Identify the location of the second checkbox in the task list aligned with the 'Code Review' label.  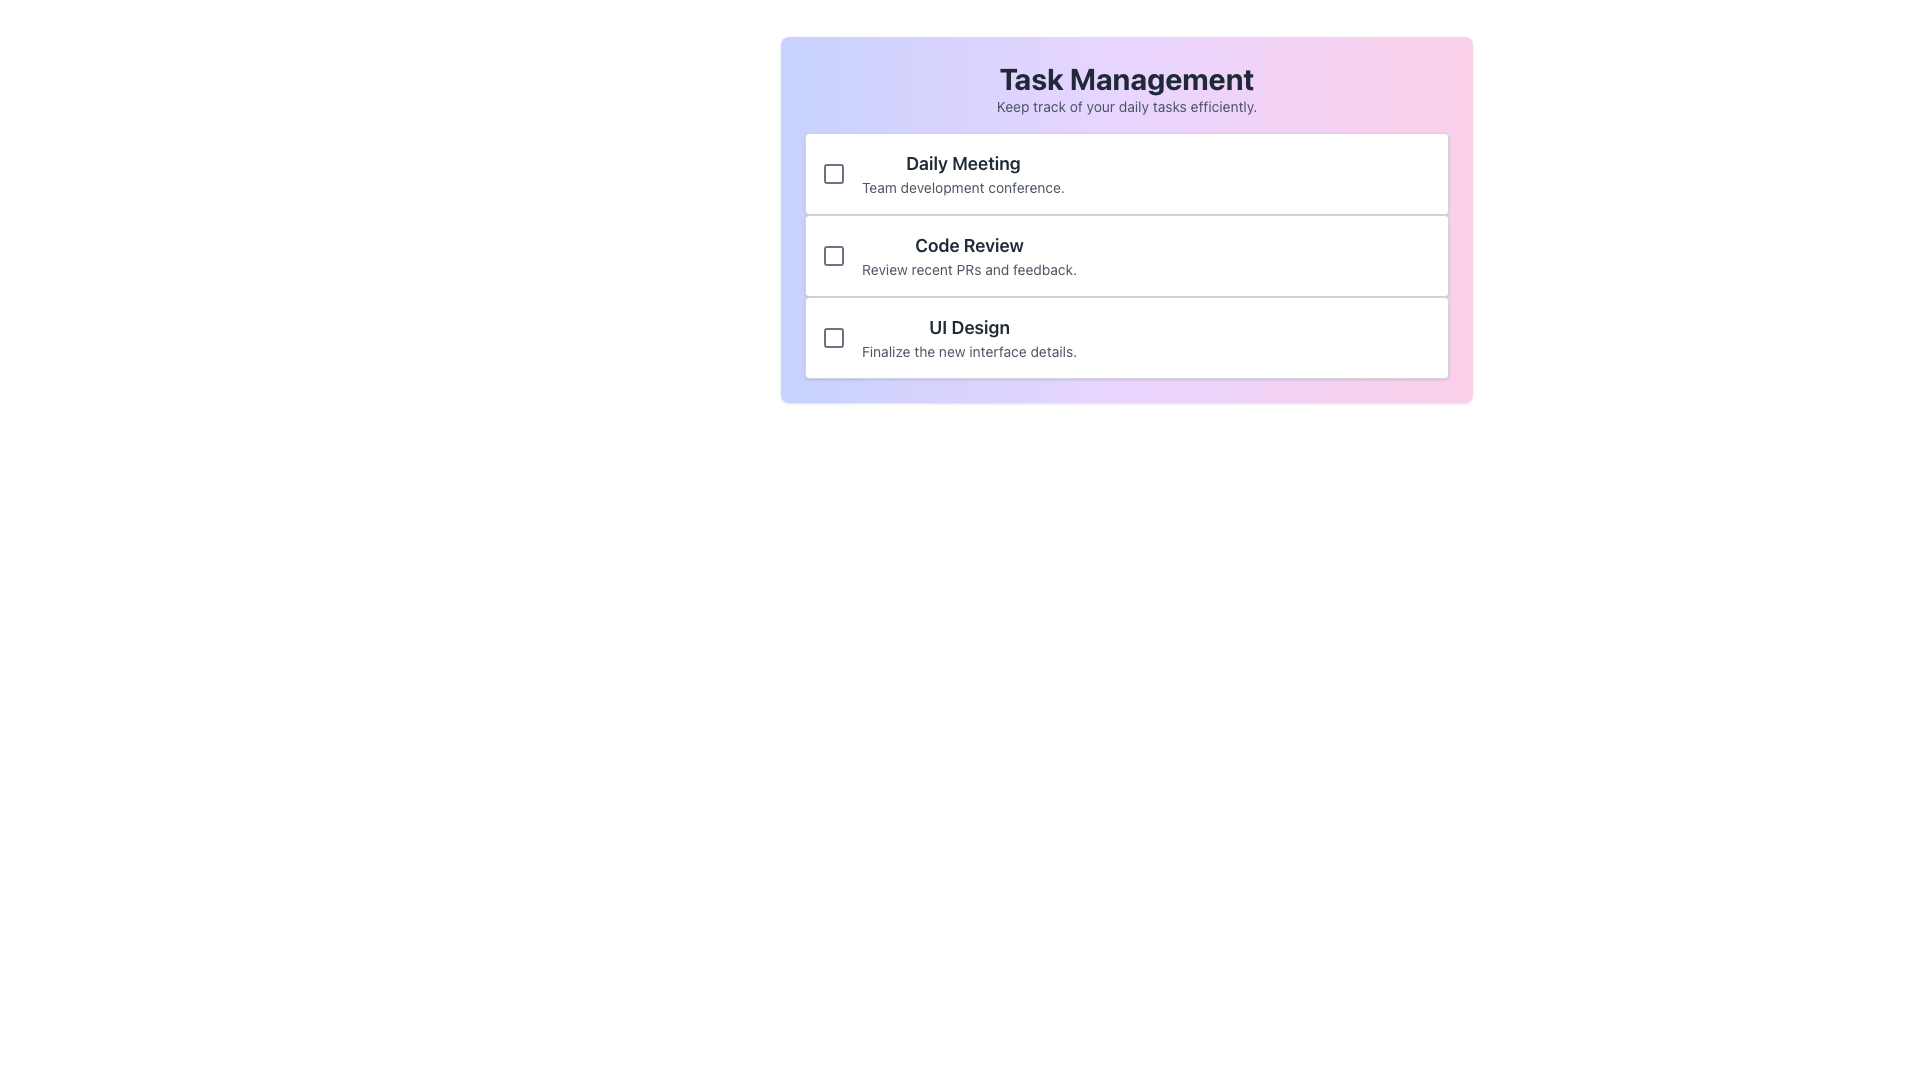
(834, 254).